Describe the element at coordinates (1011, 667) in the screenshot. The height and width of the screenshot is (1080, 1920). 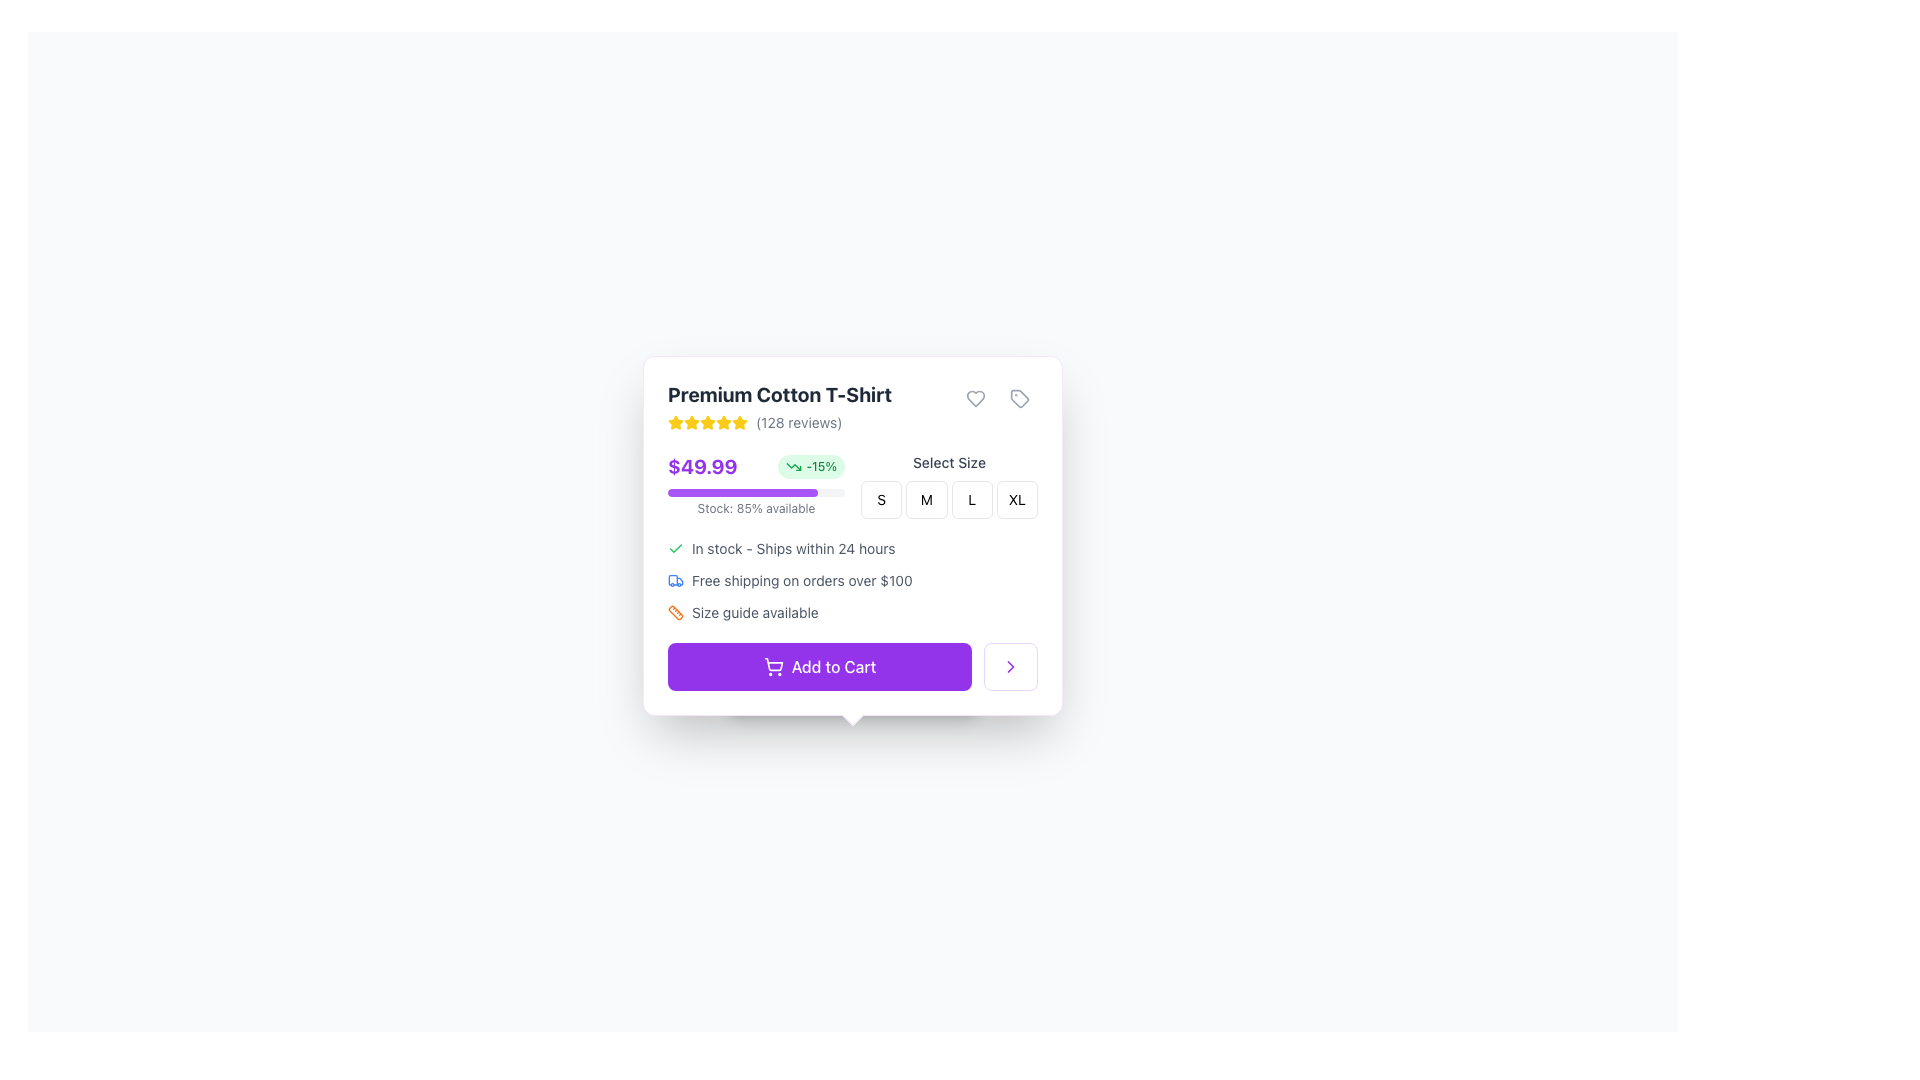
I see `the navigation button located at the far right of the horizontally aligned group, next to the larger purple 'Add to Cart' button` at that location.